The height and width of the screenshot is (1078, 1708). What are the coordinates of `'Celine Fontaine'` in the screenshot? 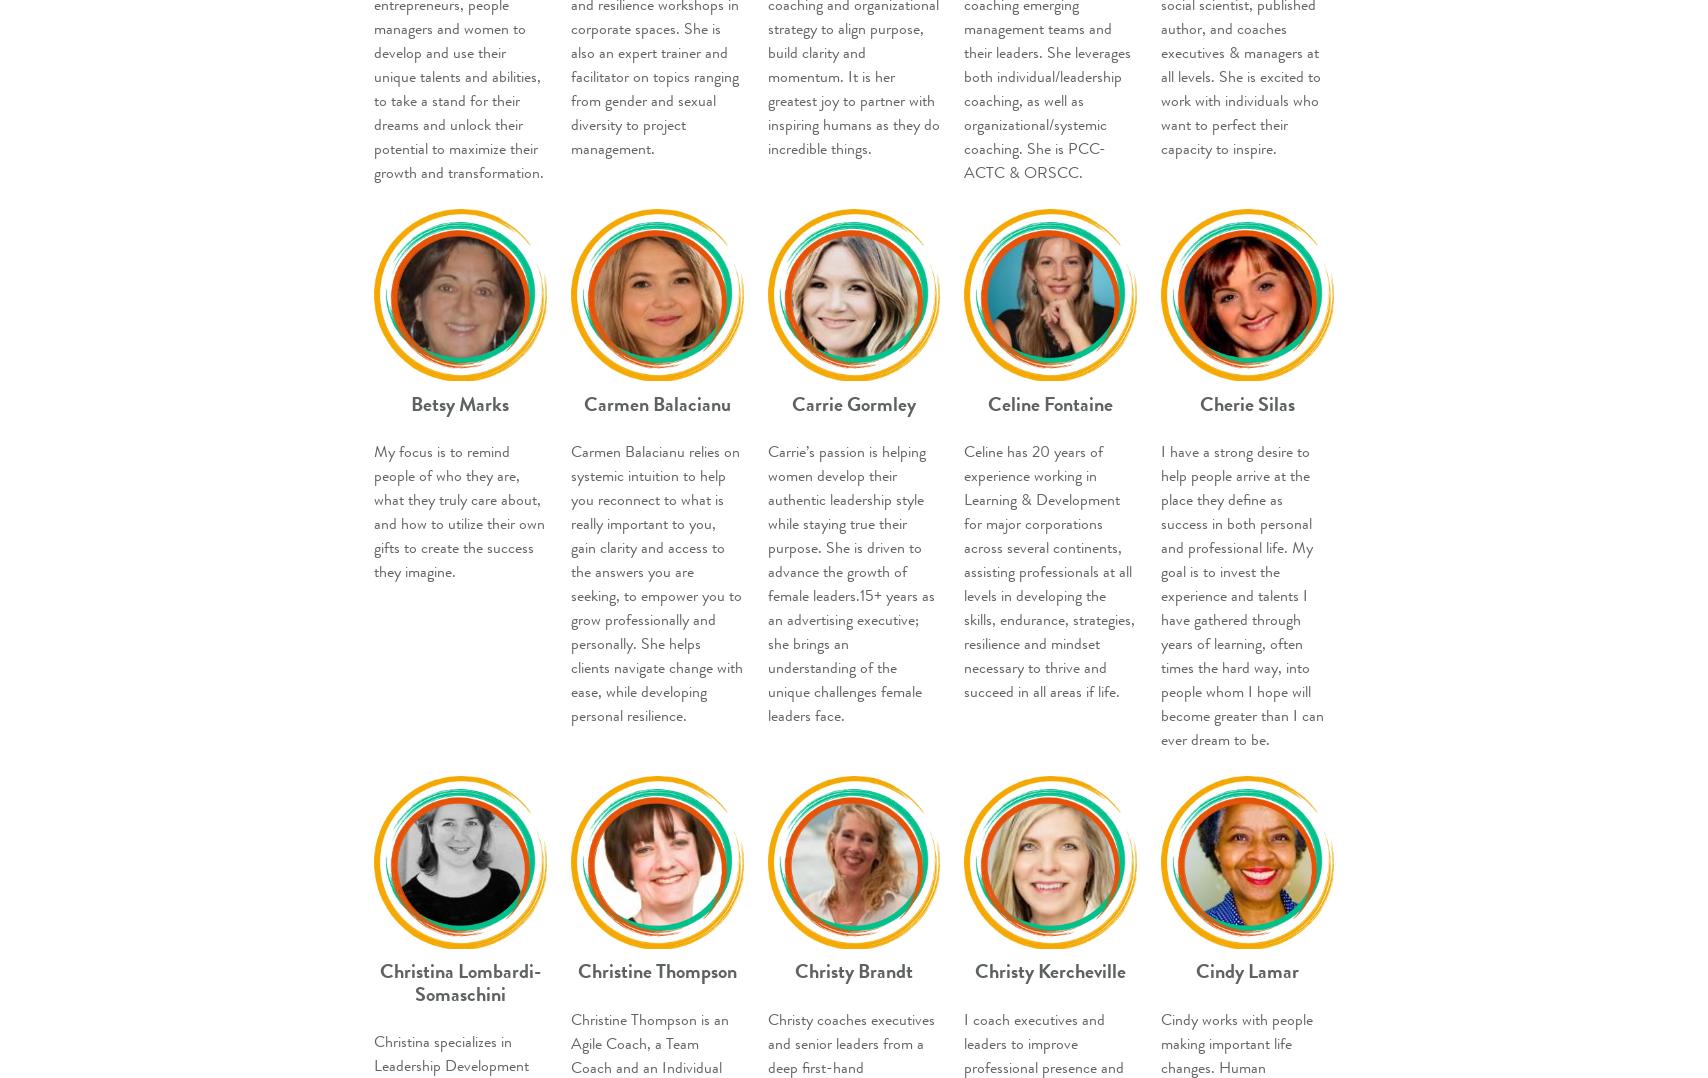 It's located at (988, 402).